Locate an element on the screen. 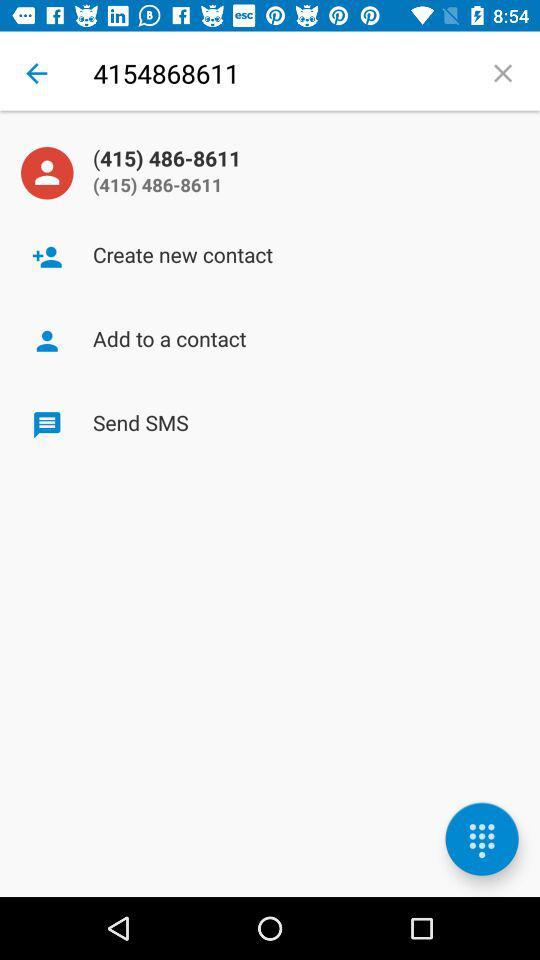 The height and width of the screenshot is (960, 540). the icon left to the text add to a contact is located at coordinates (47, 341).